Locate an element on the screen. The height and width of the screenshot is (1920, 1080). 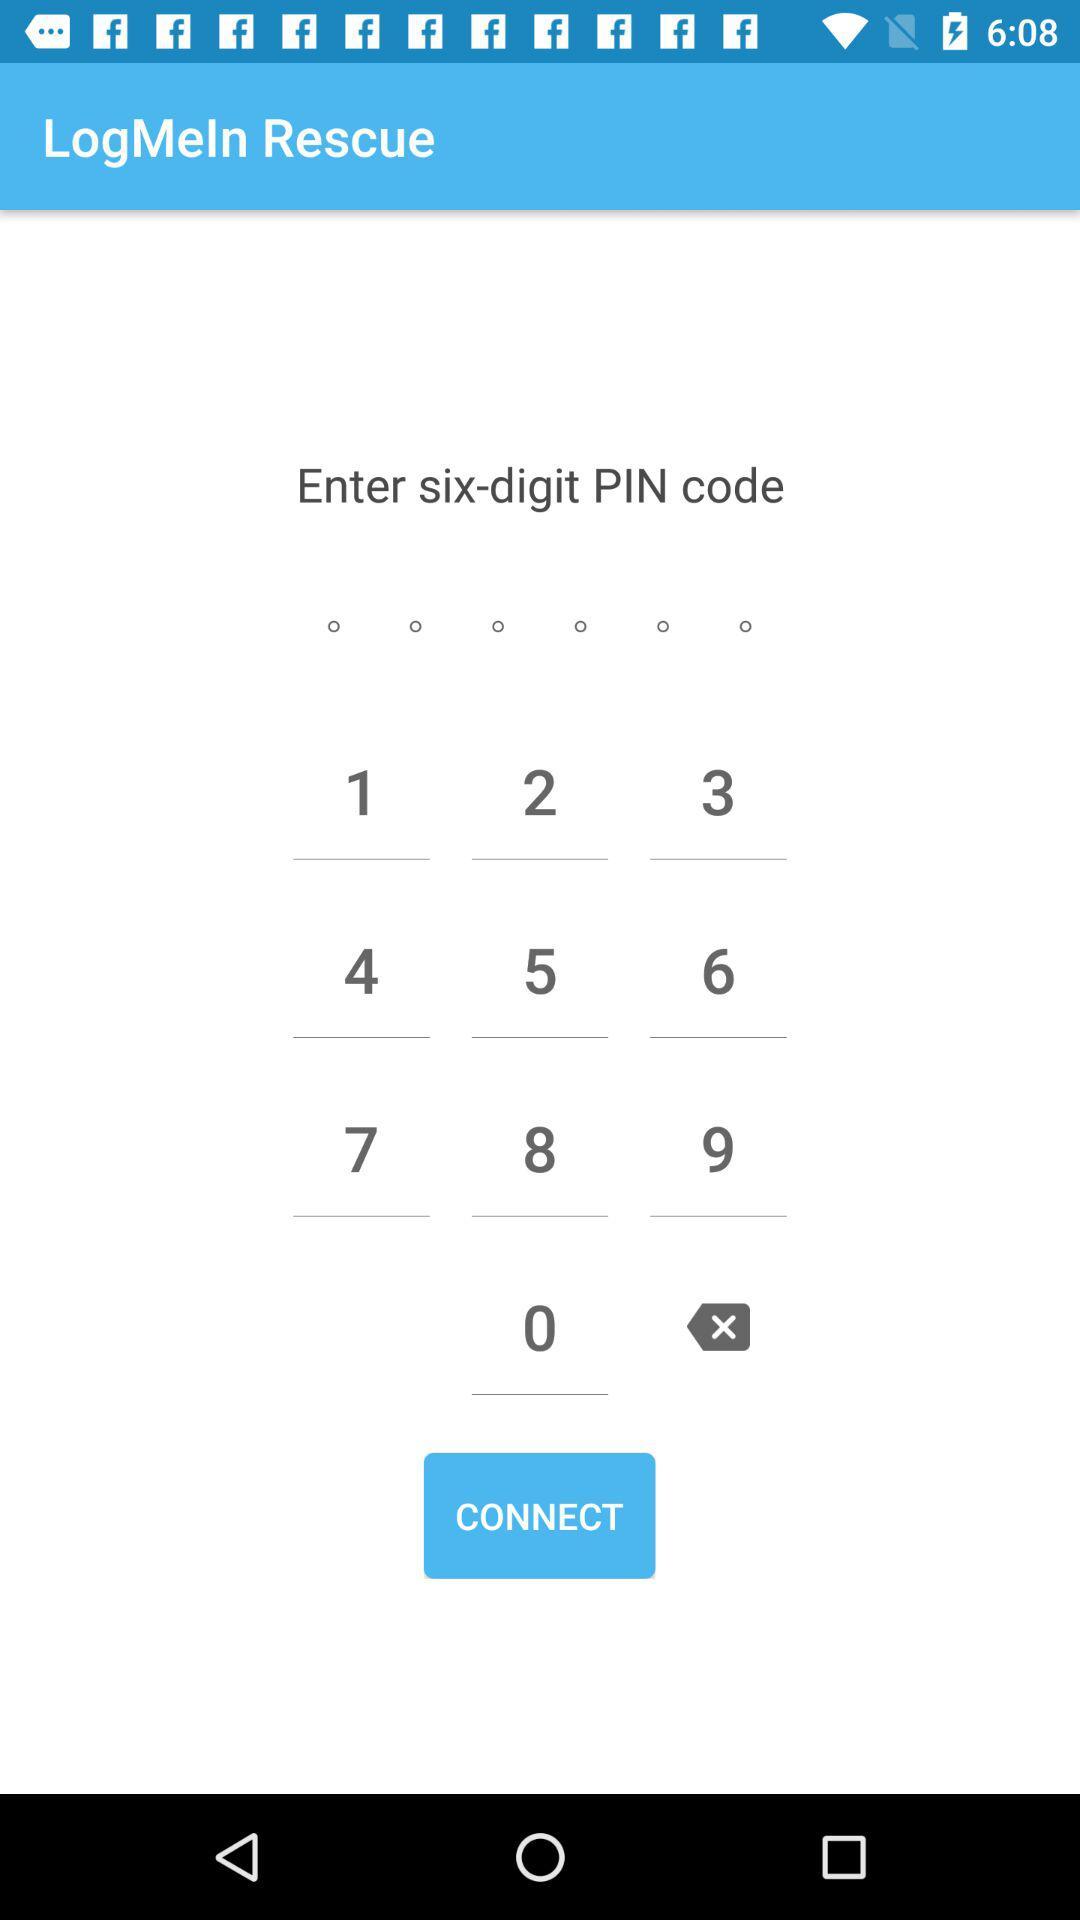
the icon above the 8 icon is located at coordinates (540, 969).